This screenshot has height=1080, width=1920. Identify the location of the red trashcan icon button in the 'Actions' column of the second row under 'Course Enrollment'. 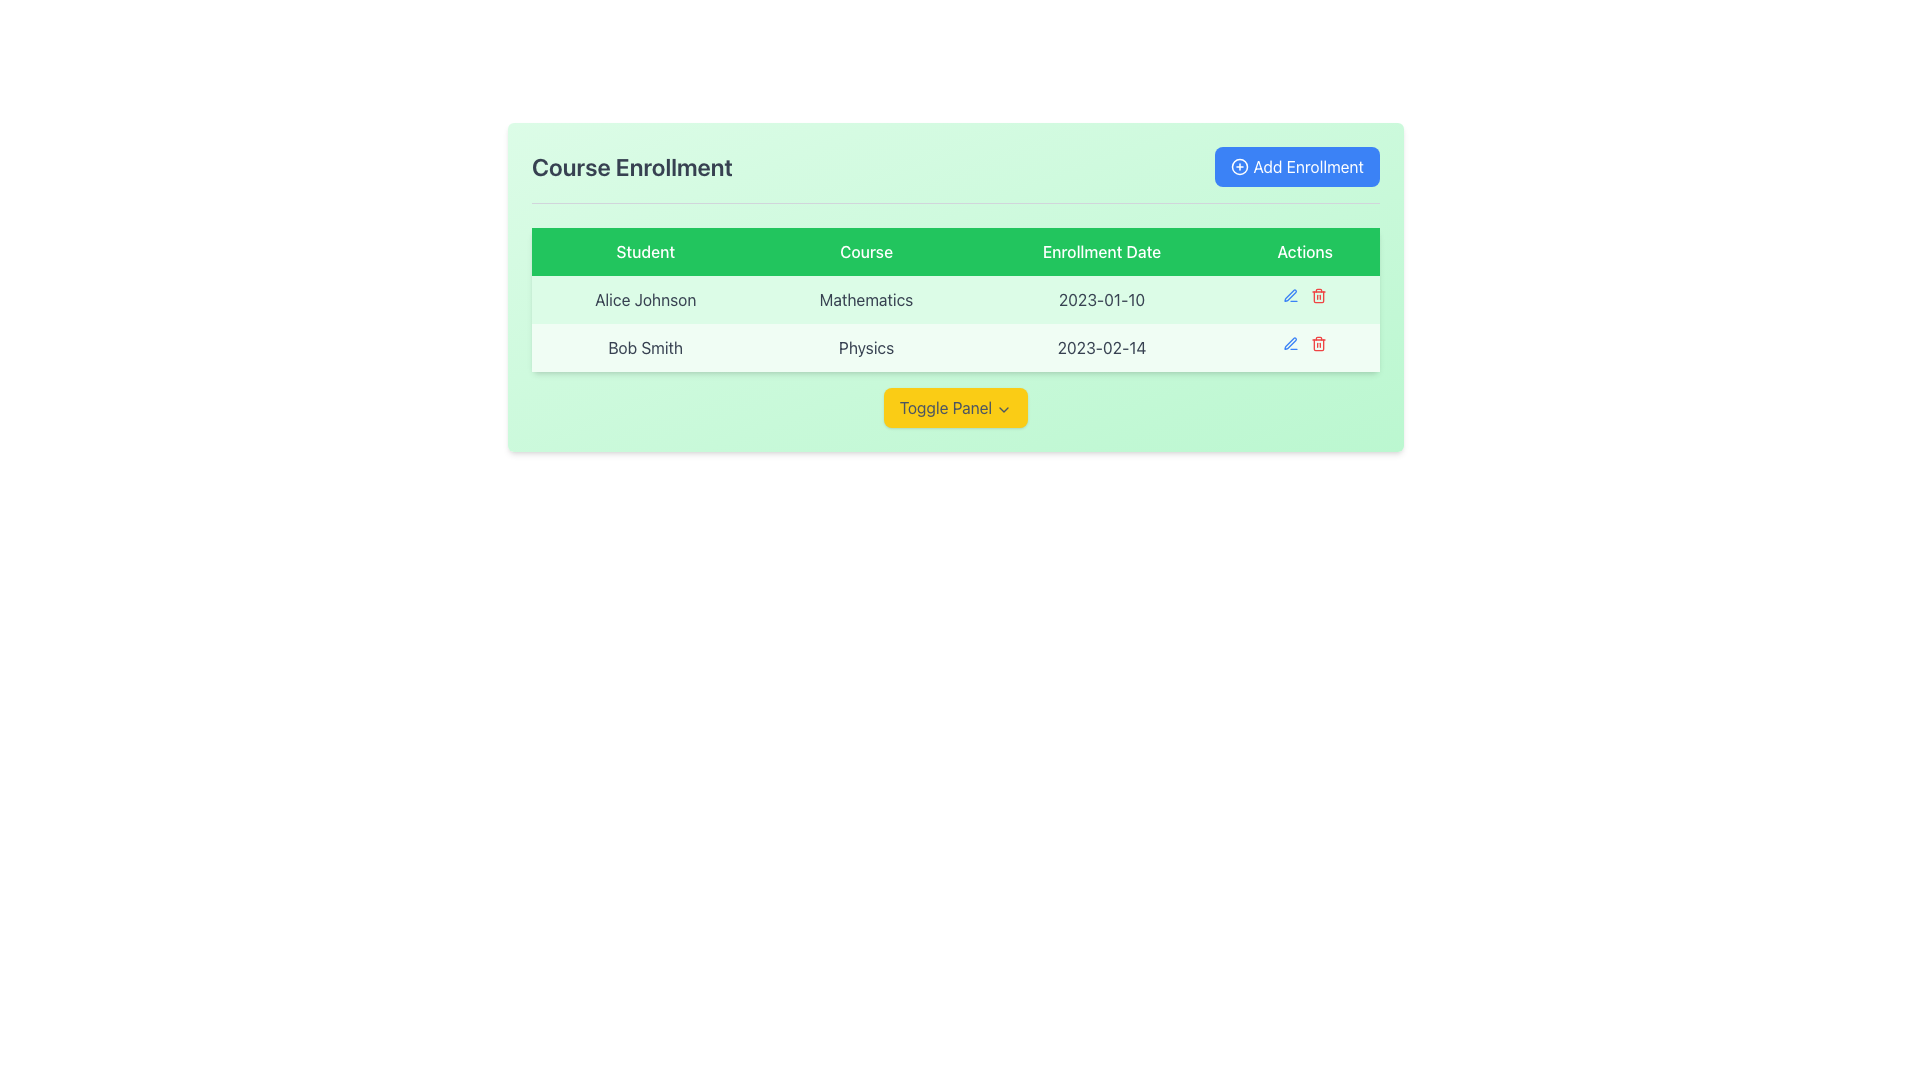
(1319, 342).